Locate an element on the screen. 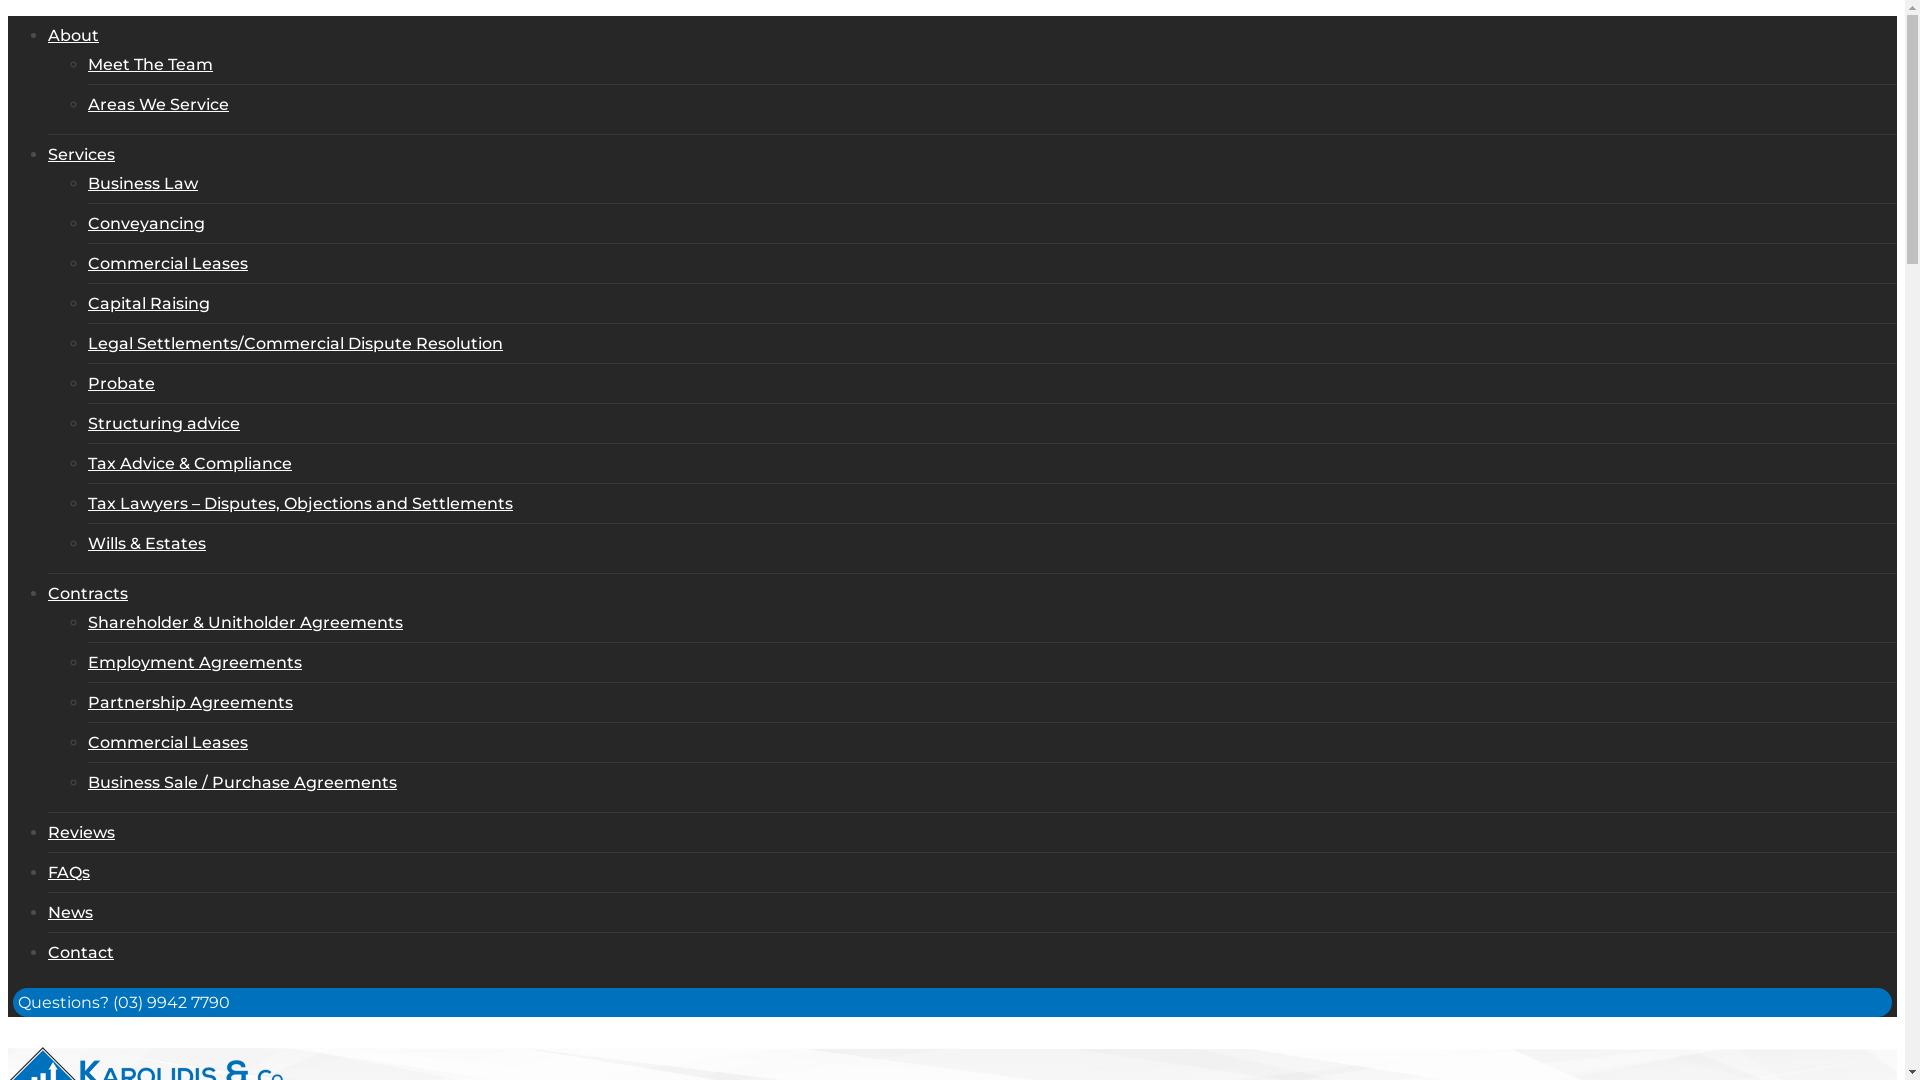 The image size is (1920, 1080). 'Wills & Estates' is located at coordinates (146, 543).